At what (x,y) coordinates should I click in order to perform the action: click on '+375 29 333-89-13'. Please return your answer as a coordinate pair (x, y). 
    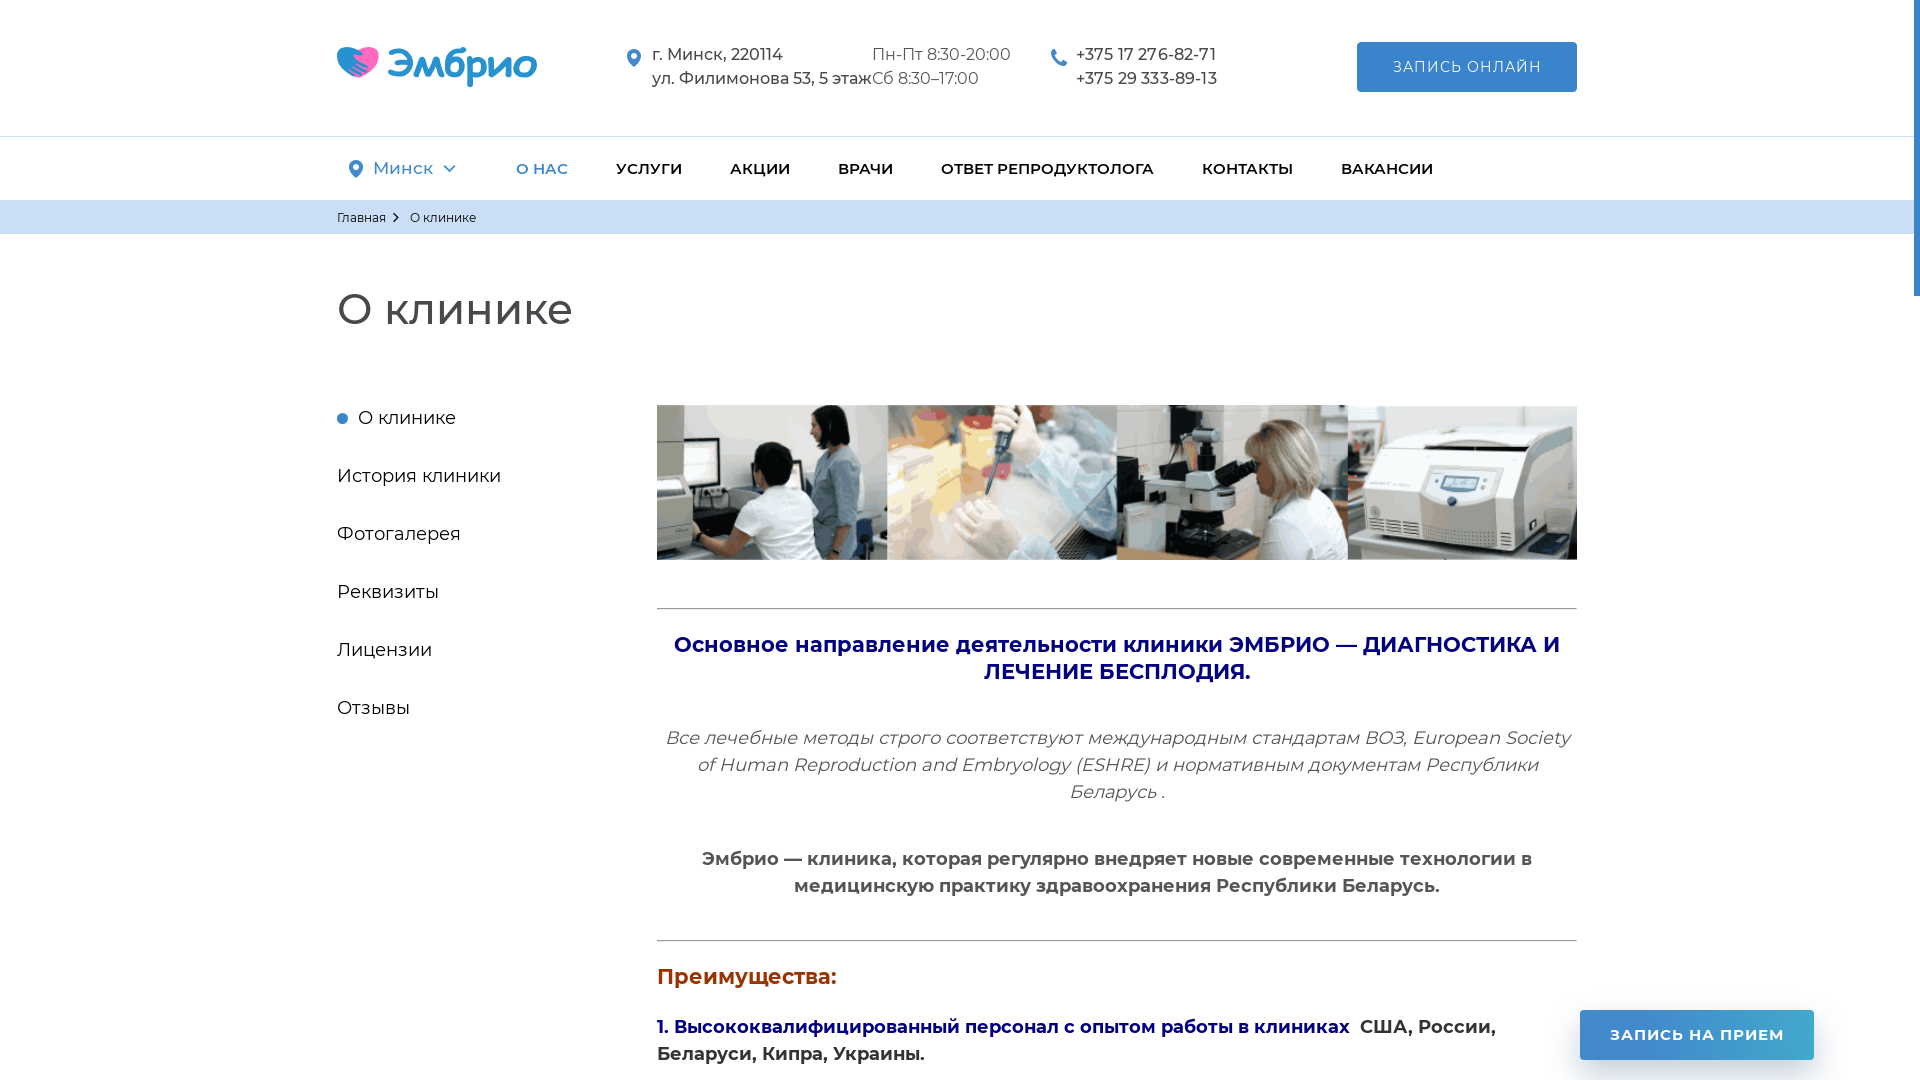
    Looking at the image, I should click on (1146, 77).